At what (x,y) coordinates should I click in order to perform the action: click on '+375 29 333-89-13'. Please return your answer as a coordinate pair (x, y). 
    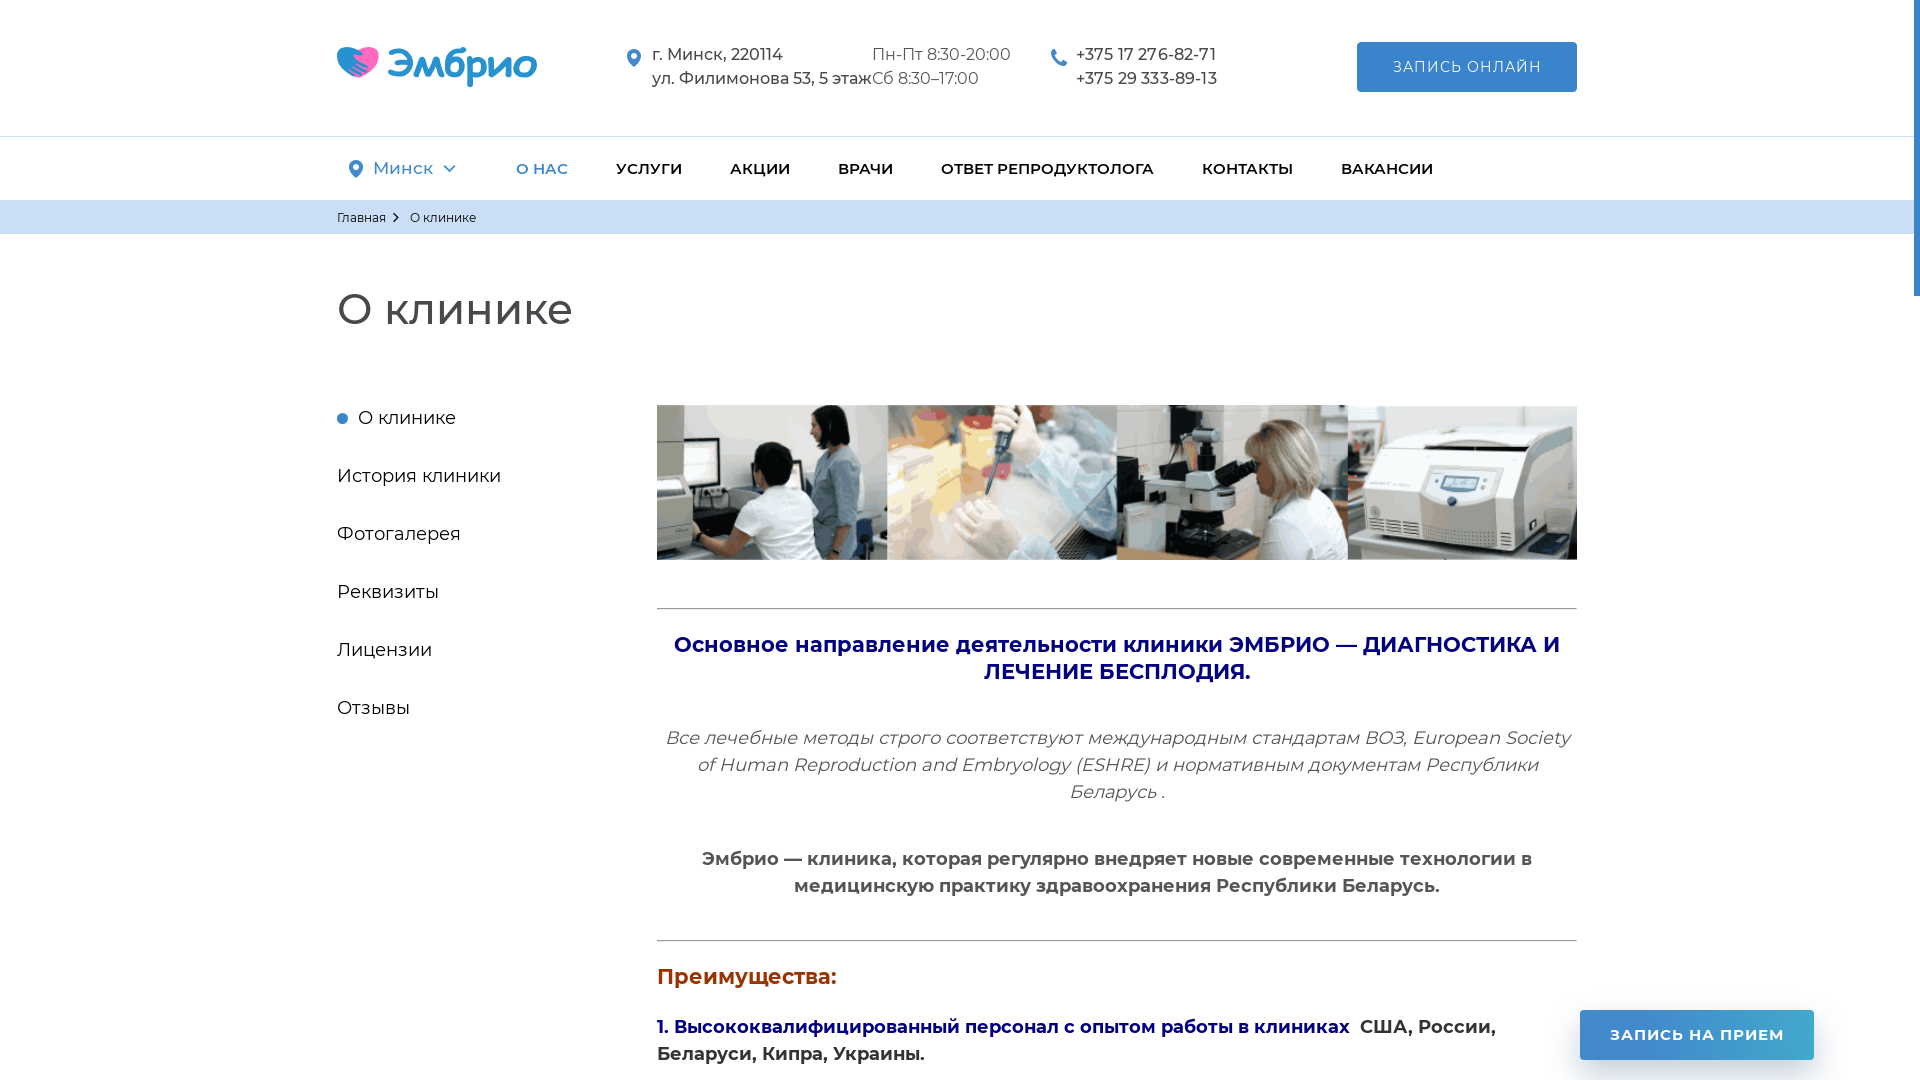
    Looking at the image, I should click on (1146, 77).